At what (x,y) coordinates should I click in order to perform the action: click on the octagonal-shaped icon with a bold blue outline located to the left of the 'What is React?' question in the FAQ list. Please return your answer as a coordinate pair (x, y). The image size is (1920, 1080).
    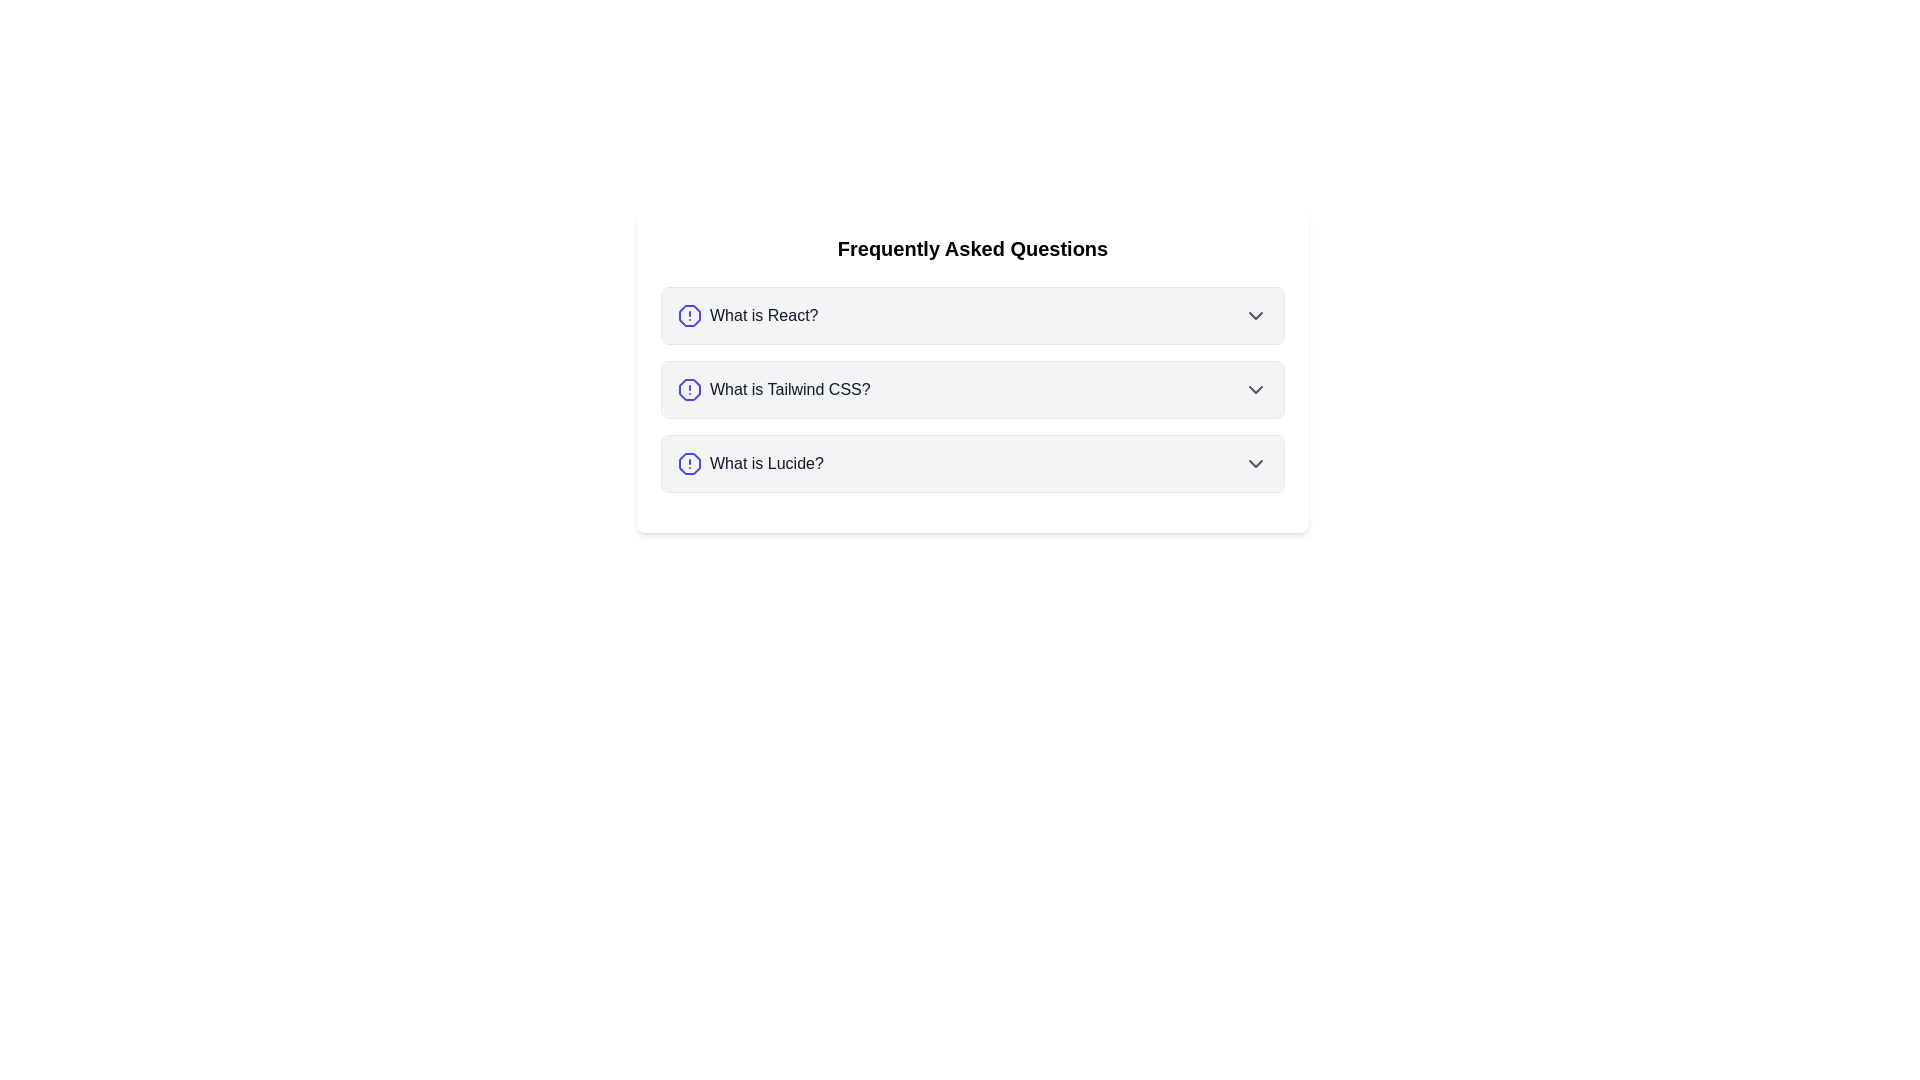
    Looking at the image, I should click on (690, 315).